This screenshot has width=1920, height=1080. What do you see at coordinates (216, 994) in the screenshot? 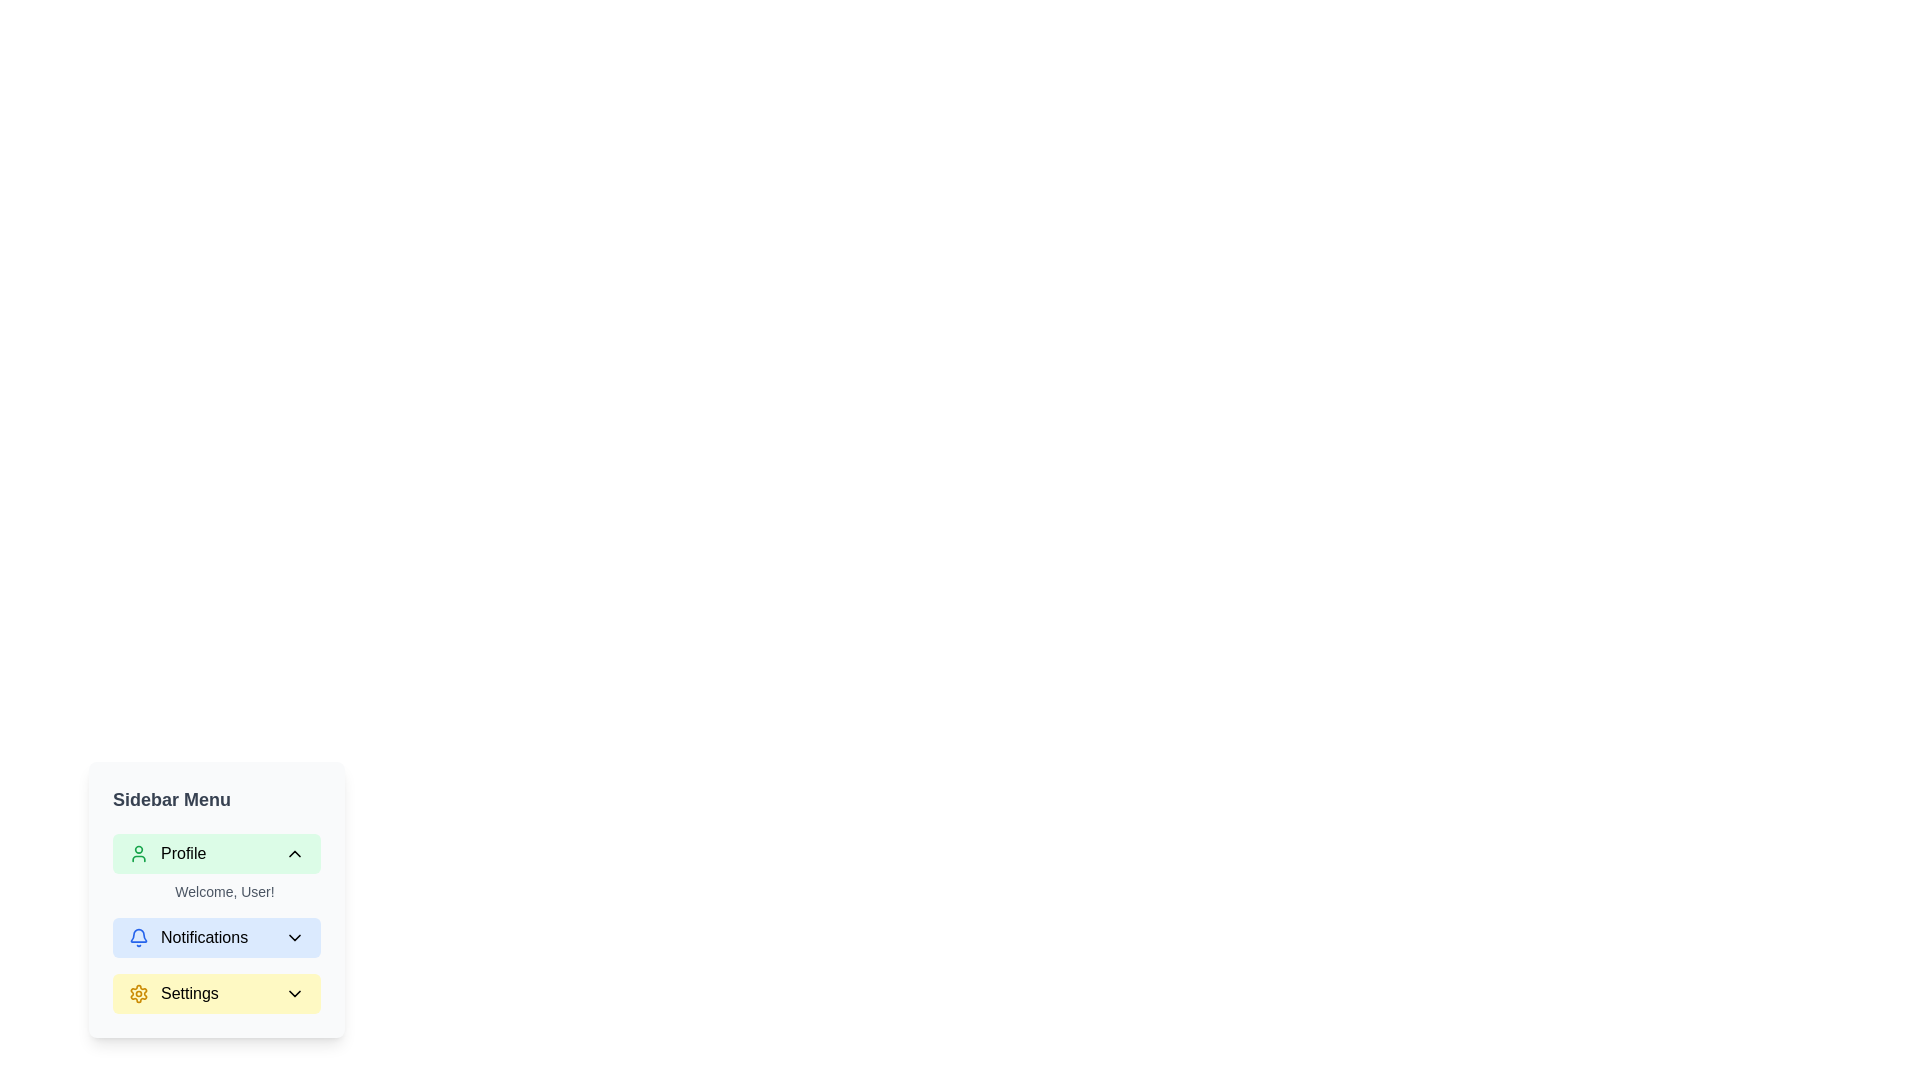
I see `the 'Settings' menu item, which has a yellow background, rounded corners, and is the third option in the sidebar menu` at bounding box center [216, 994].